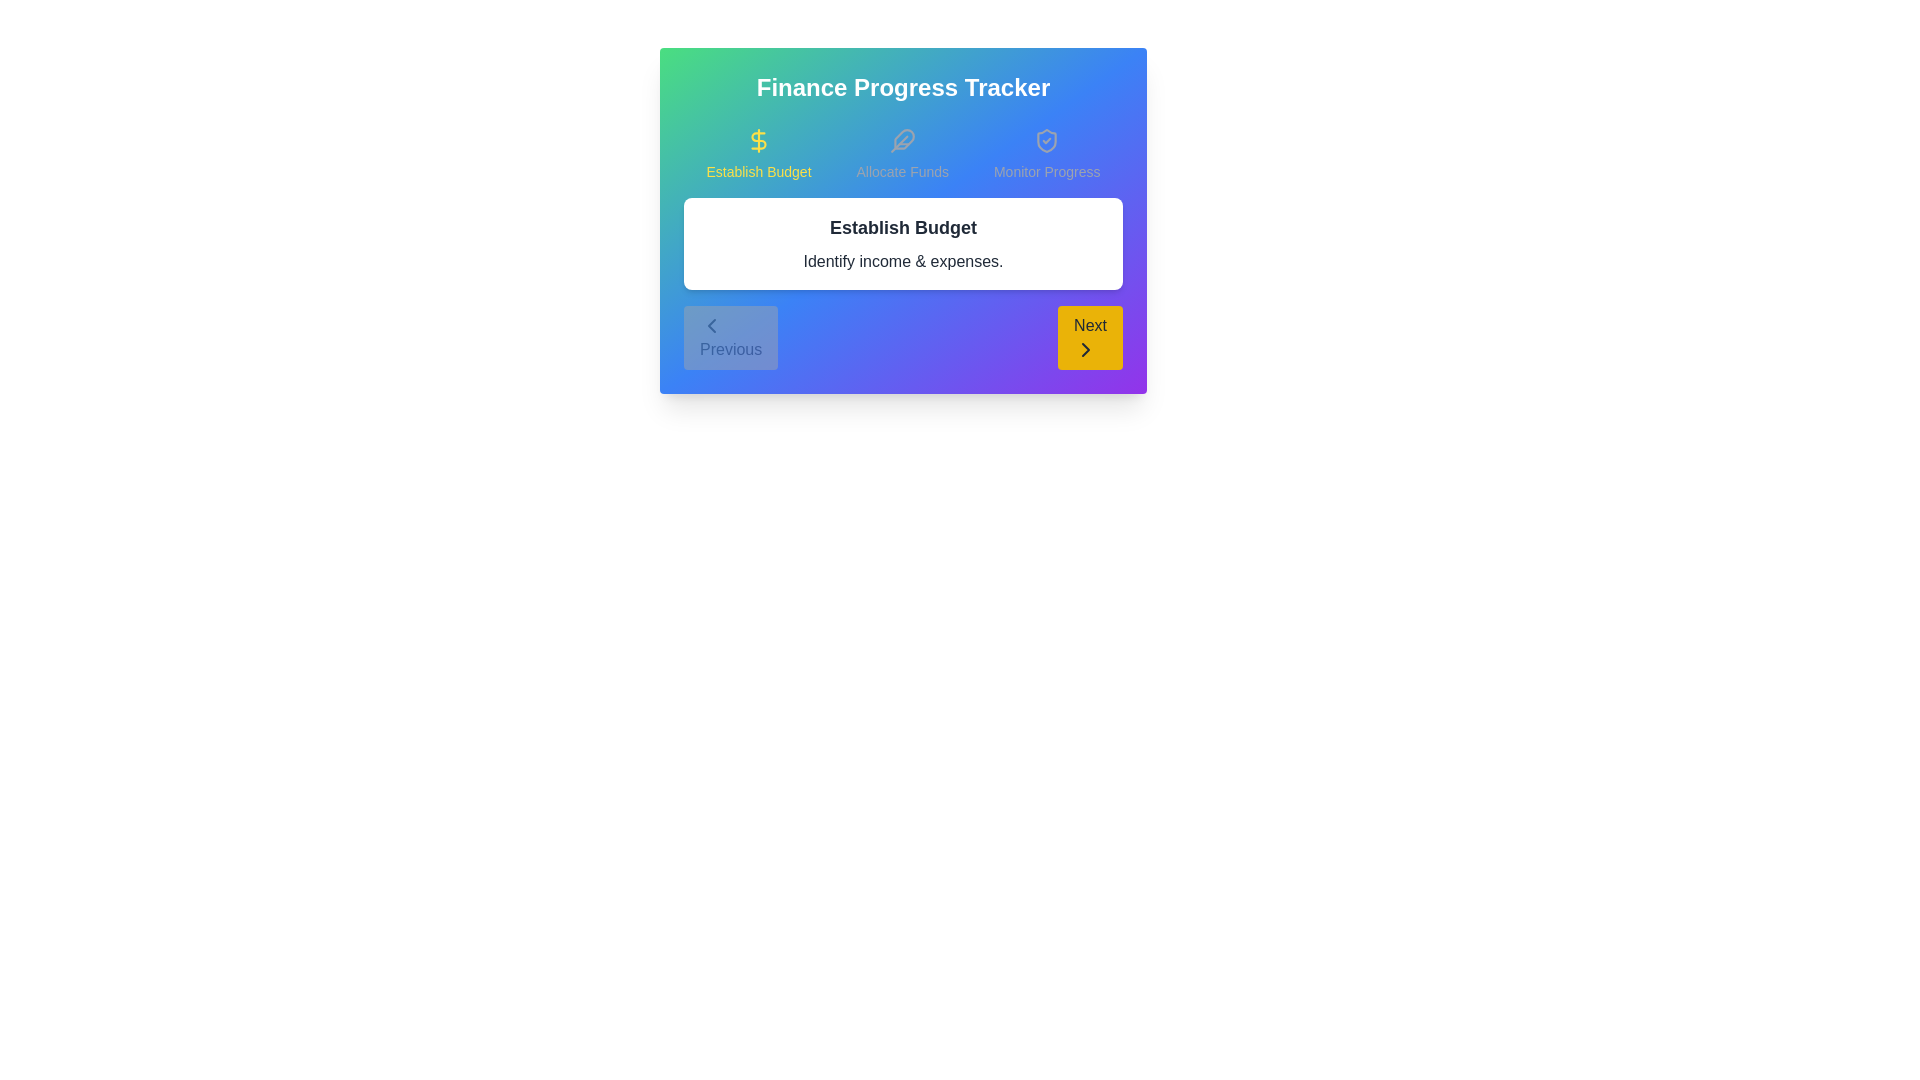 The image size is (1920, 1080). Describe the element at coordinates (901, 153) in the screenshot. I see `the process icon for Allocate Funds` at that location.